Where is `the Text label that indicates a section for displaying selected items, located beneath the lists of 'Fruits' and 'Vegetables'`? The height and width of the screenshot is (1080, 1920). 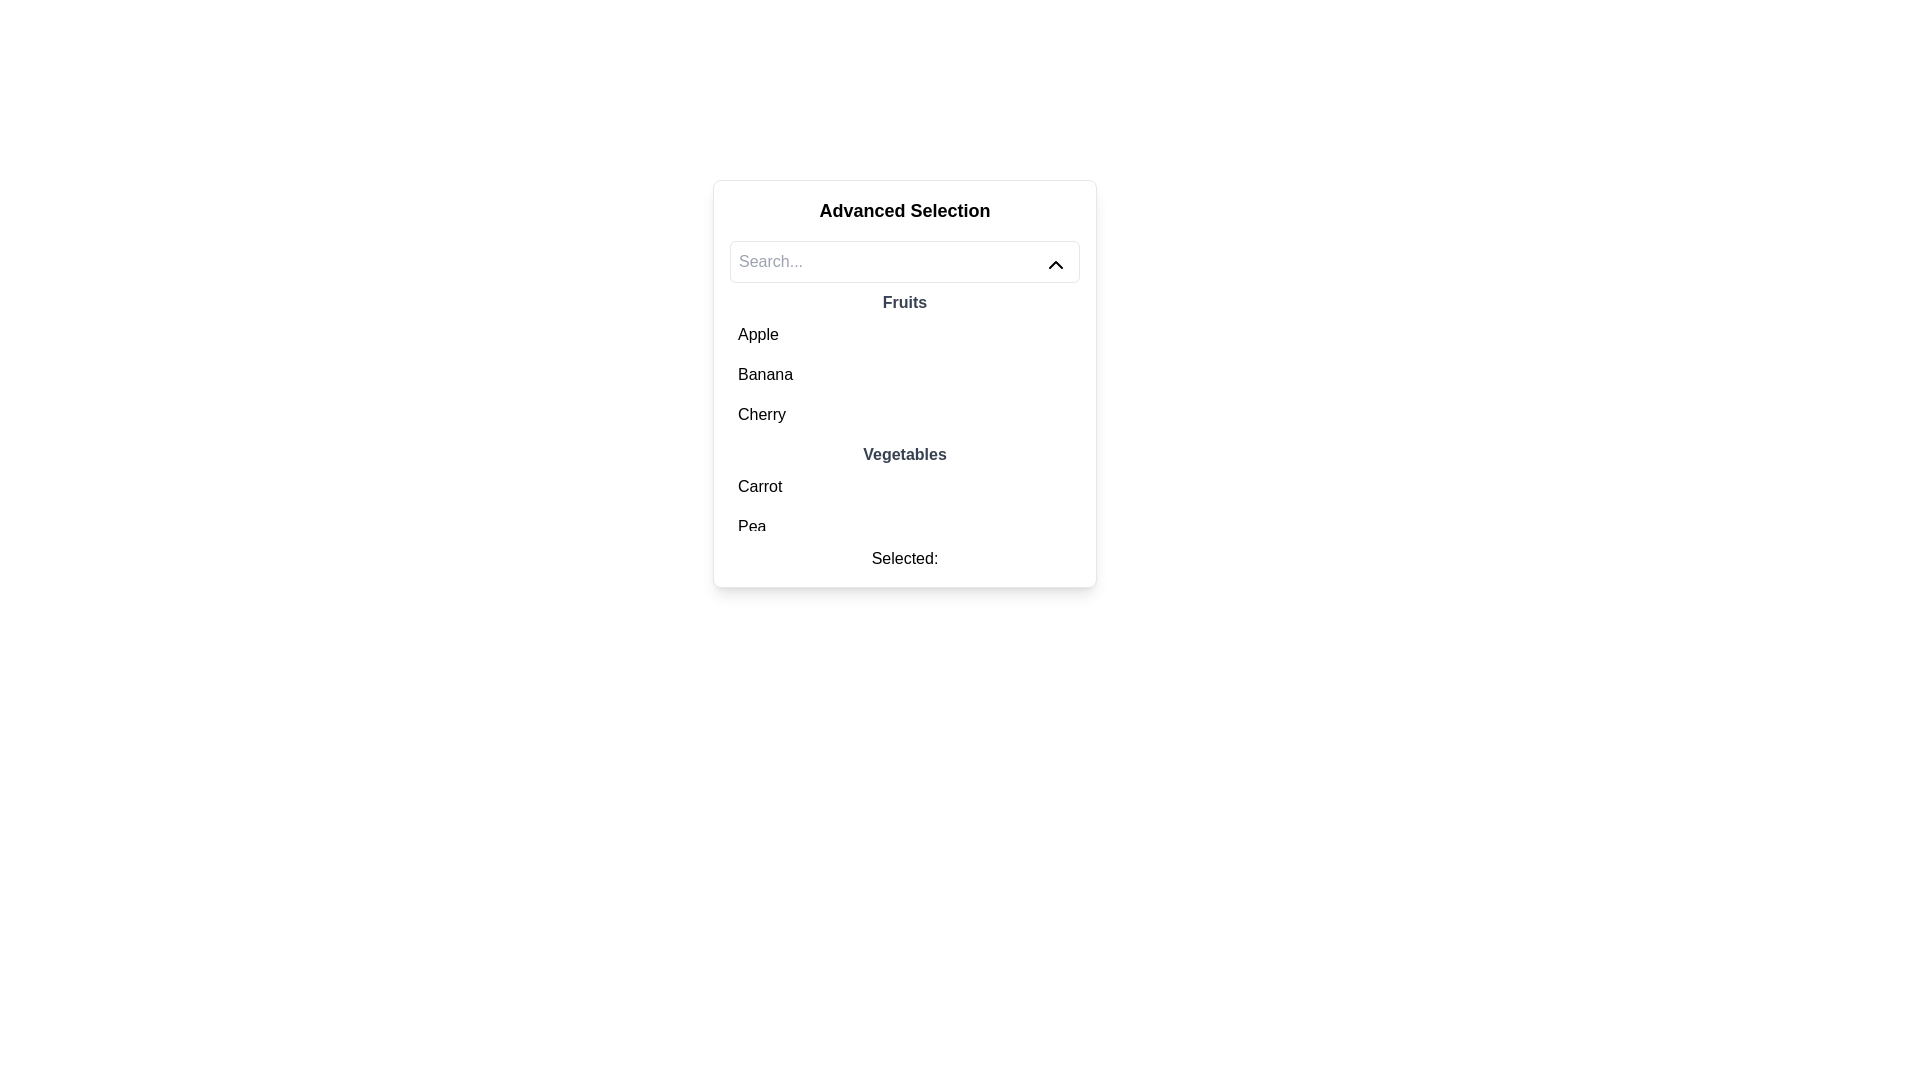
the Text label that indicates a section for displaying selected items, located beneath the lists of 'Fruits' and 'Vegetables' is located at coordinates (904, 559).